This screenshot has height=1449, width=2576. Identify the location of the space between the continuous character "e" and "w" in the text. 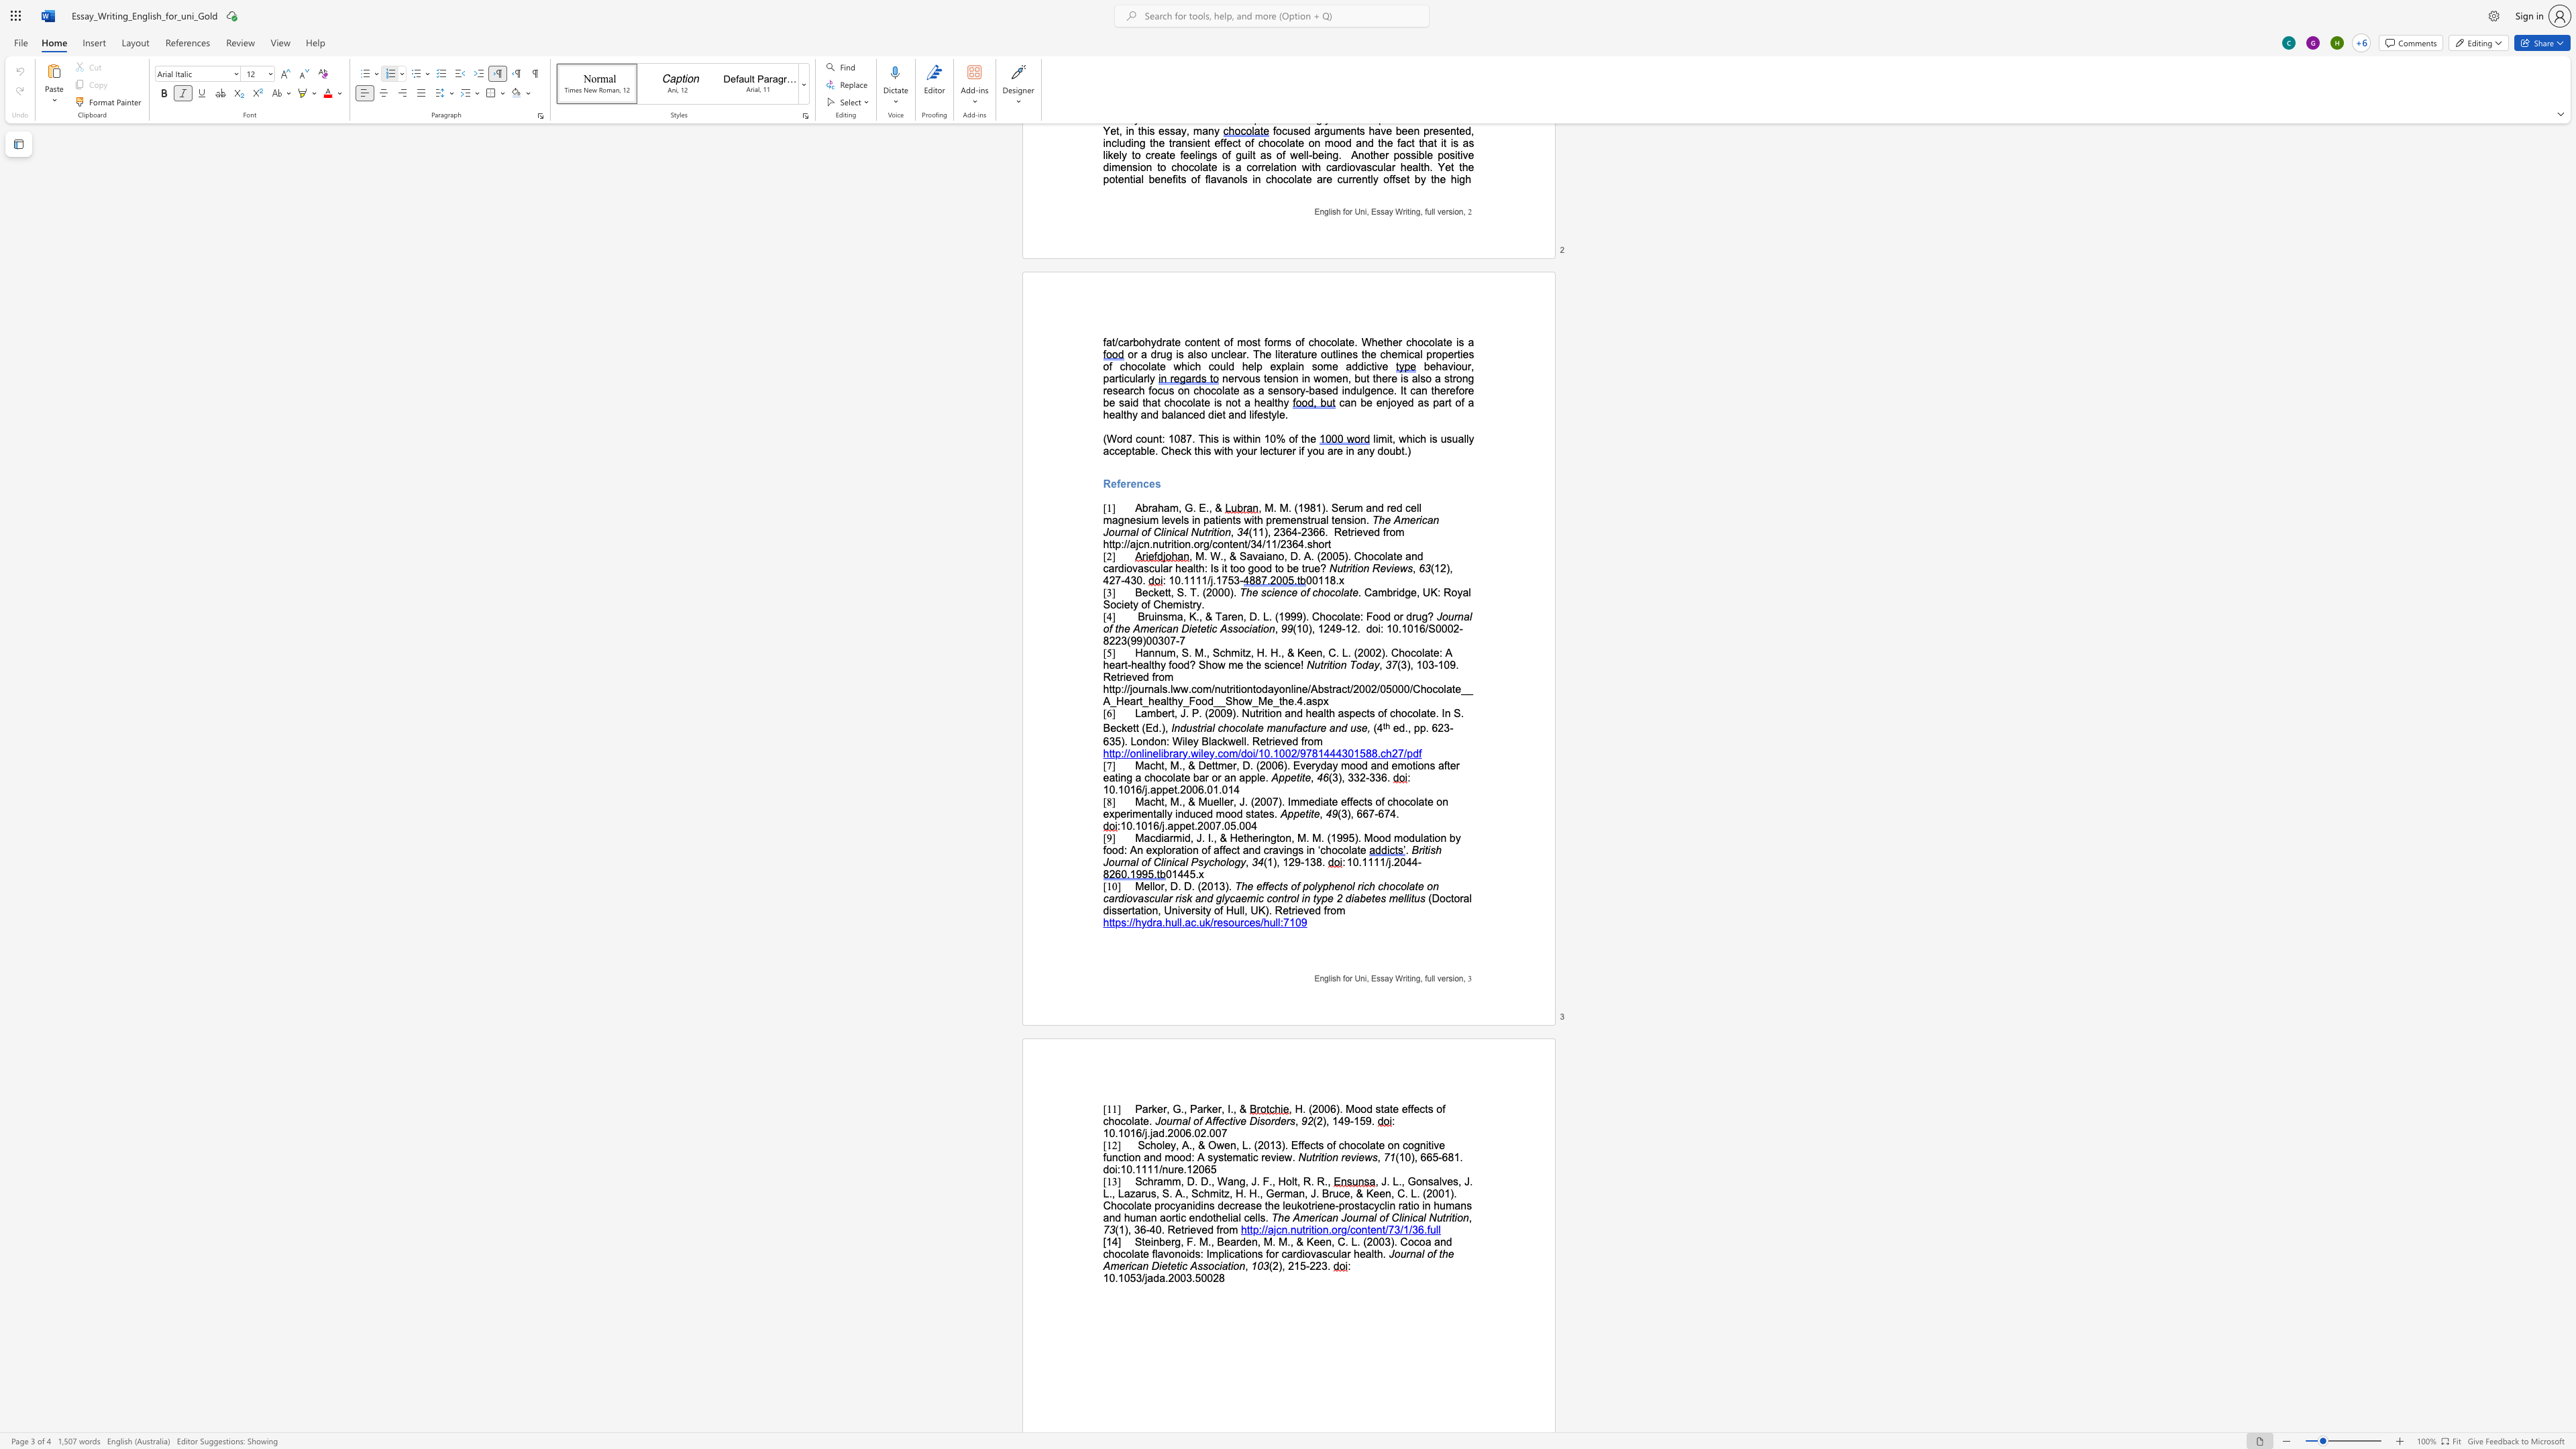
(1364, 1157).